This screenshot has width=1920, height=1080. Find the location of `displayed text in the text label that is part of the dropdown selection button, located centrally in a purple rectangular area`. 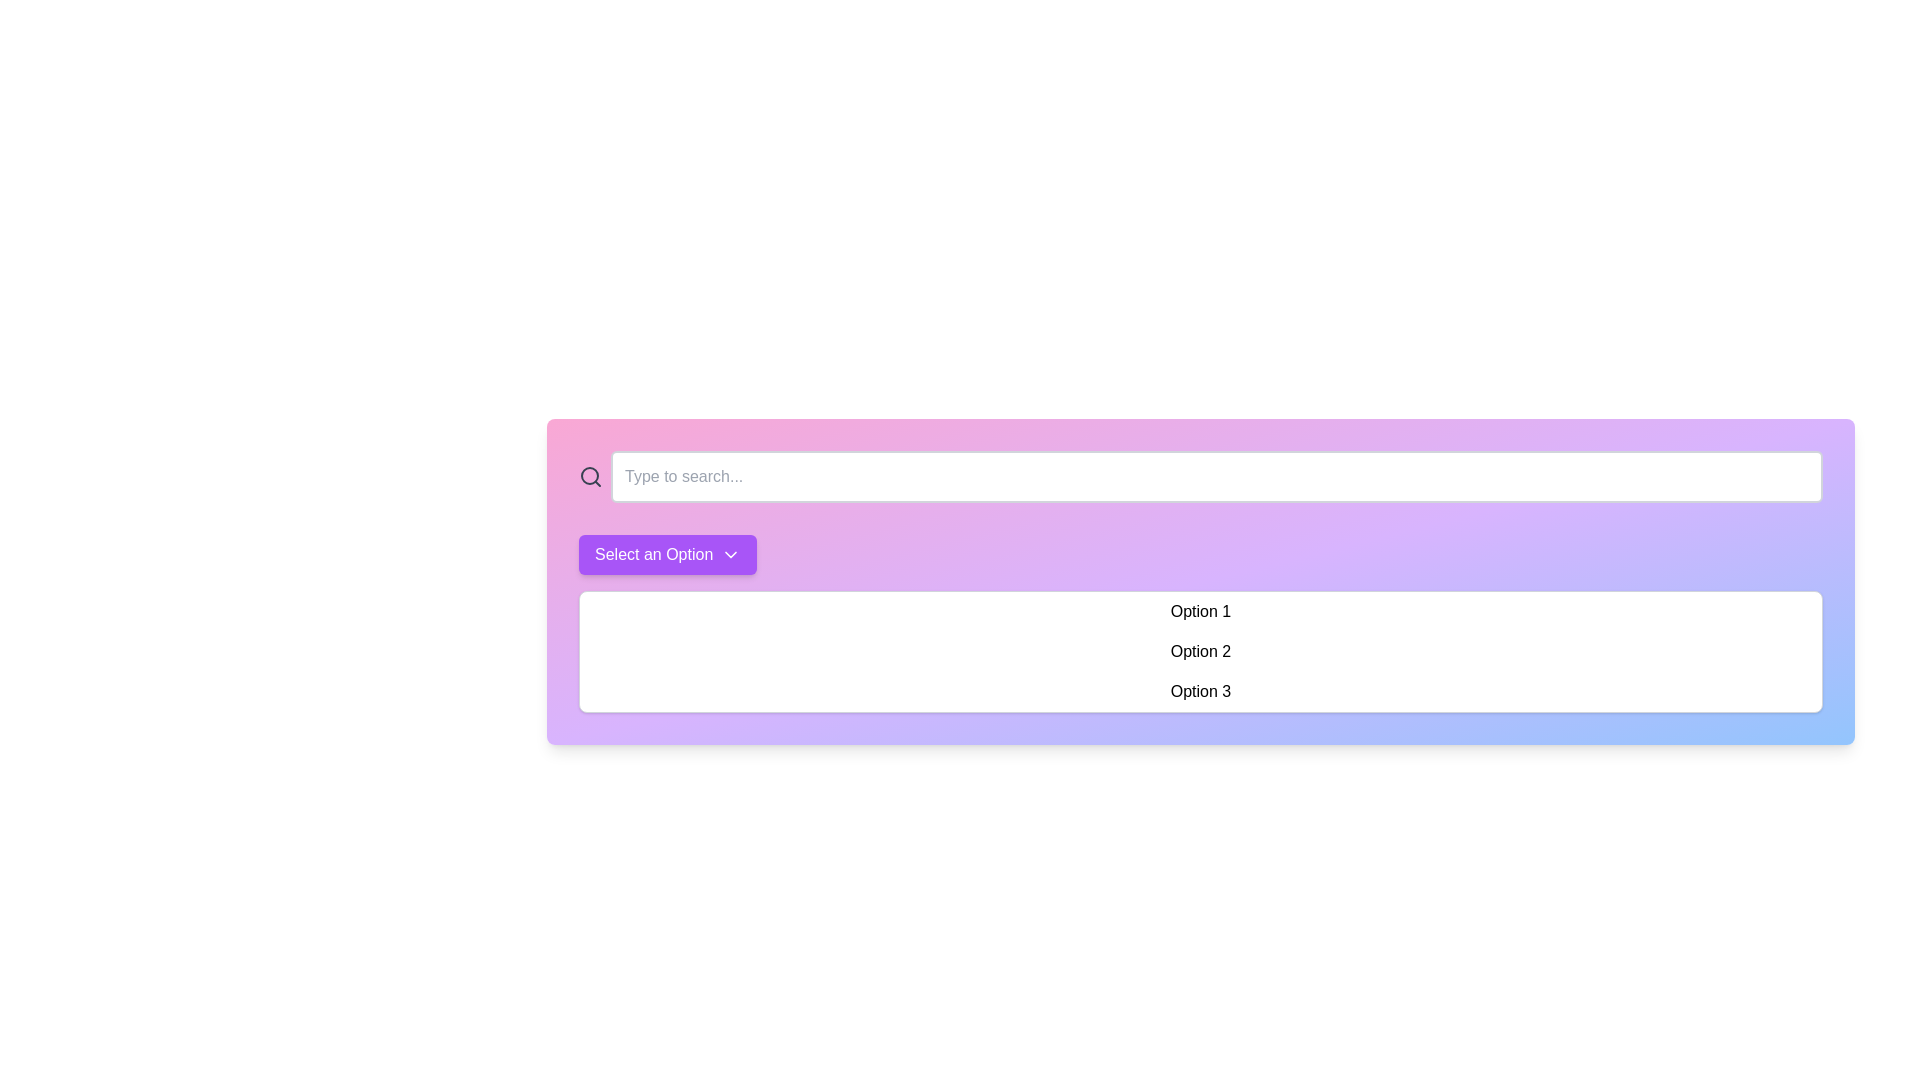

displayed text in the text label that is part of the dropdown selection button, located centrally in a purple rectangular area is located at coordinates (654, 555).